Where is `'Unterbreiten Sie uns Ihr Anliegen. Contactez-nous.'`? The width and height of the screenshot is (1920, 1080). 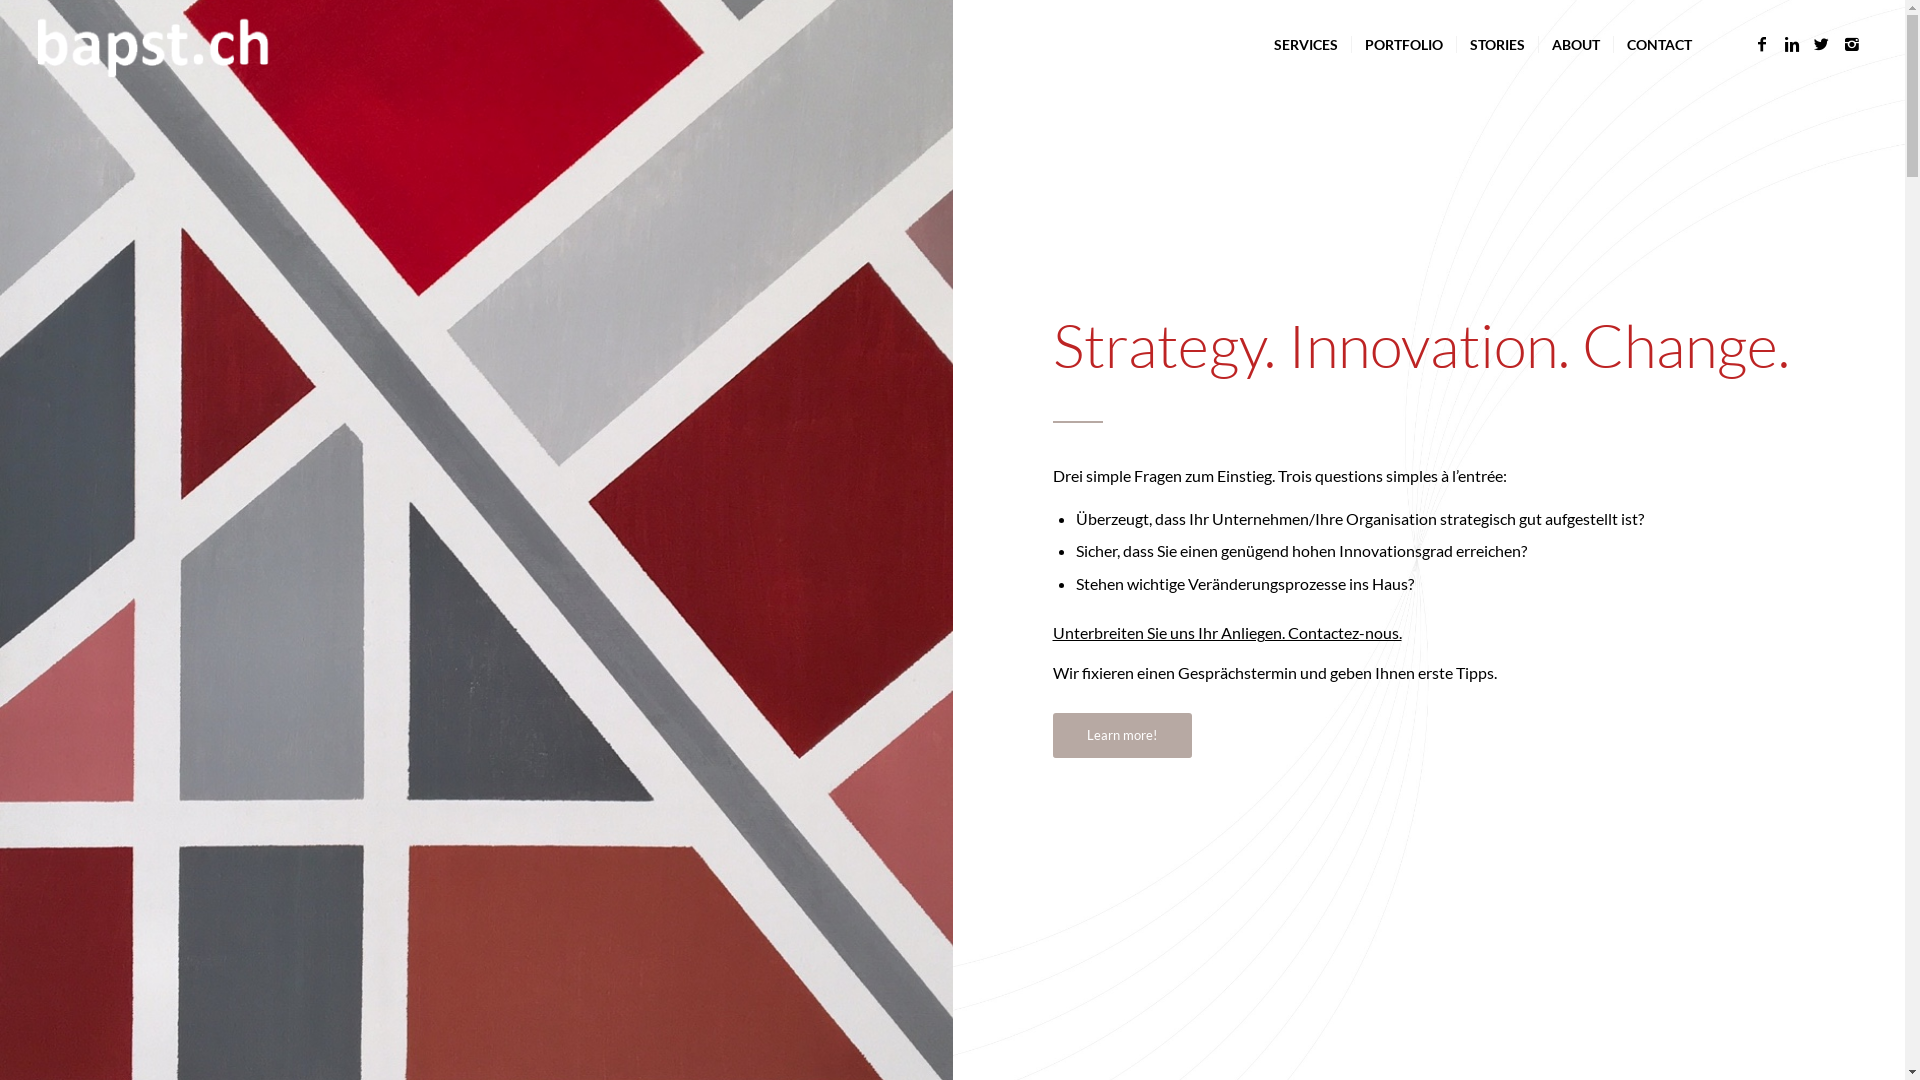
'Unterbreiten Sie uns Ihr Anliegen. Contactez-nous.' is located at coordinates (1225, 632).